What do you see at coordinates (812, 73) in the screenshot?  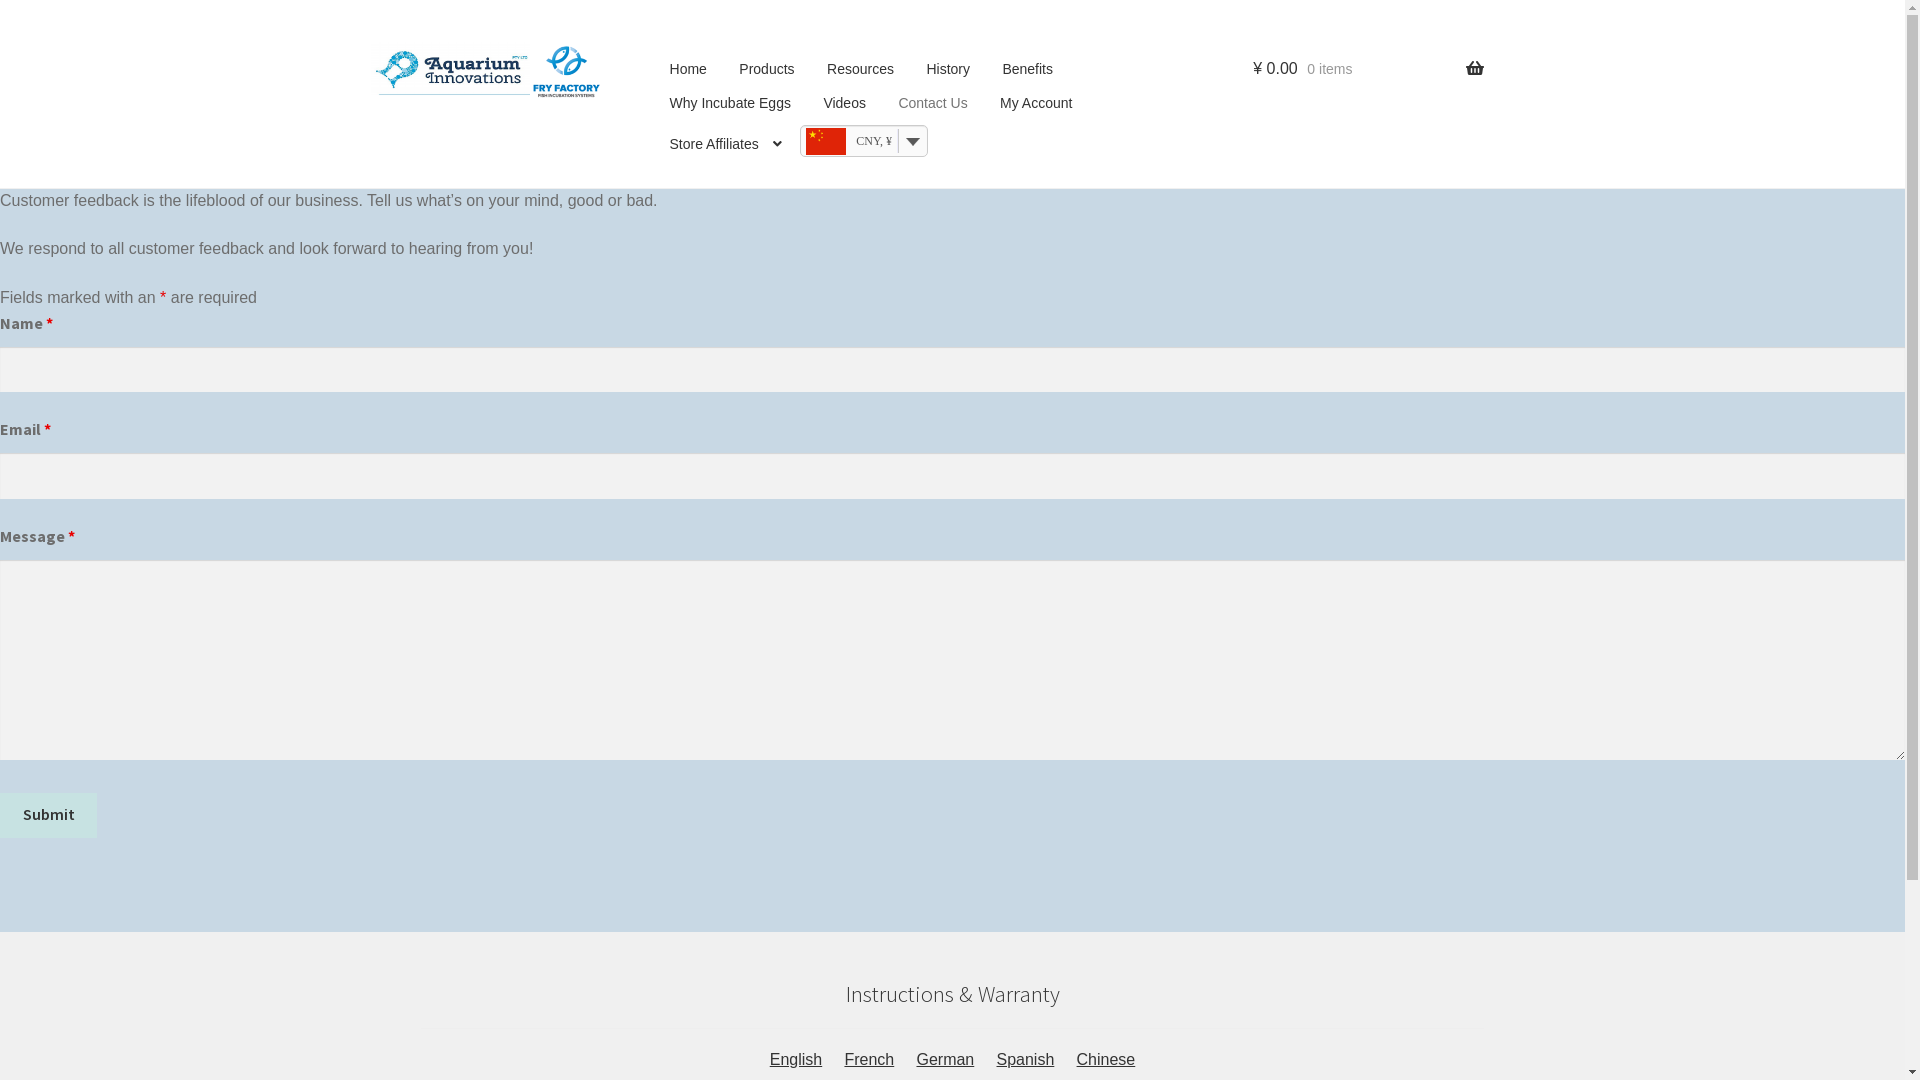 I see `'Resources'` at bounding box center [812, 73].